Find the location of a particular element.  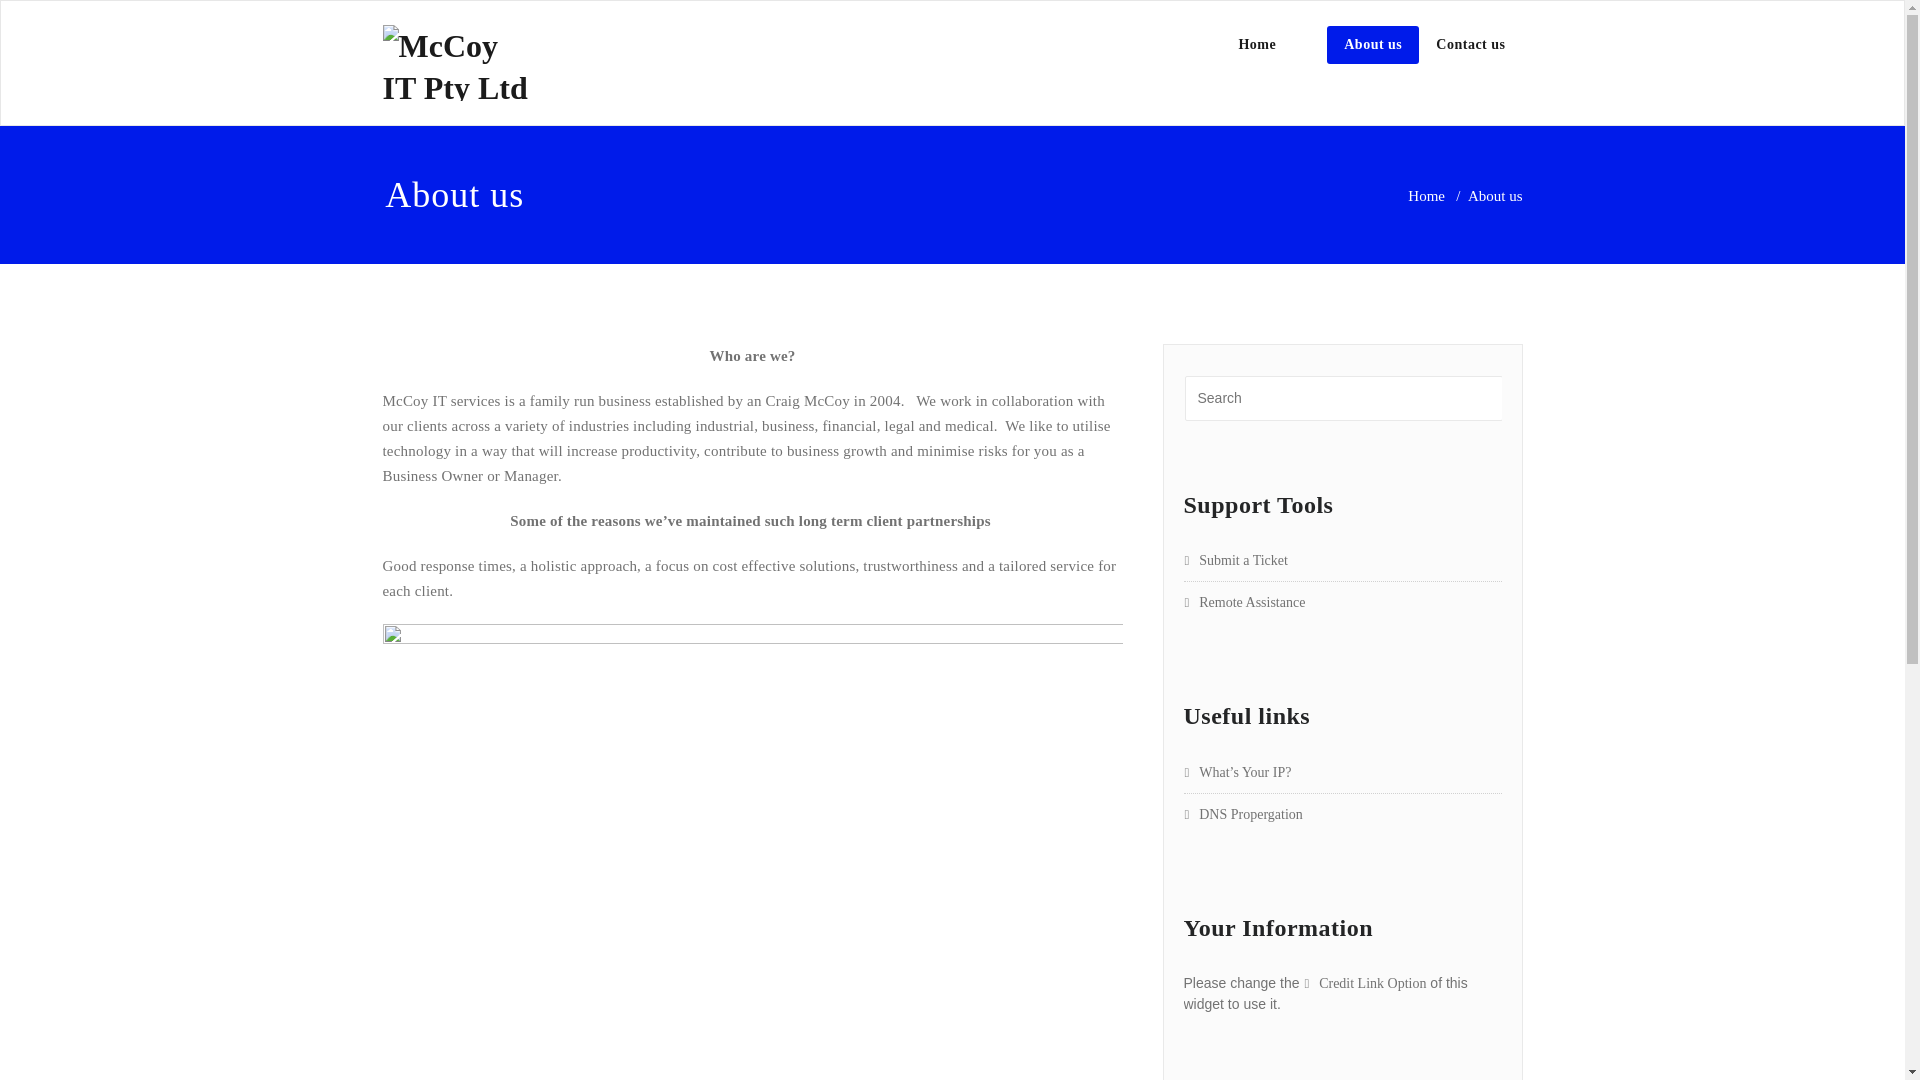

'Submit a Ticket' is located at coordinates (1235, 560).